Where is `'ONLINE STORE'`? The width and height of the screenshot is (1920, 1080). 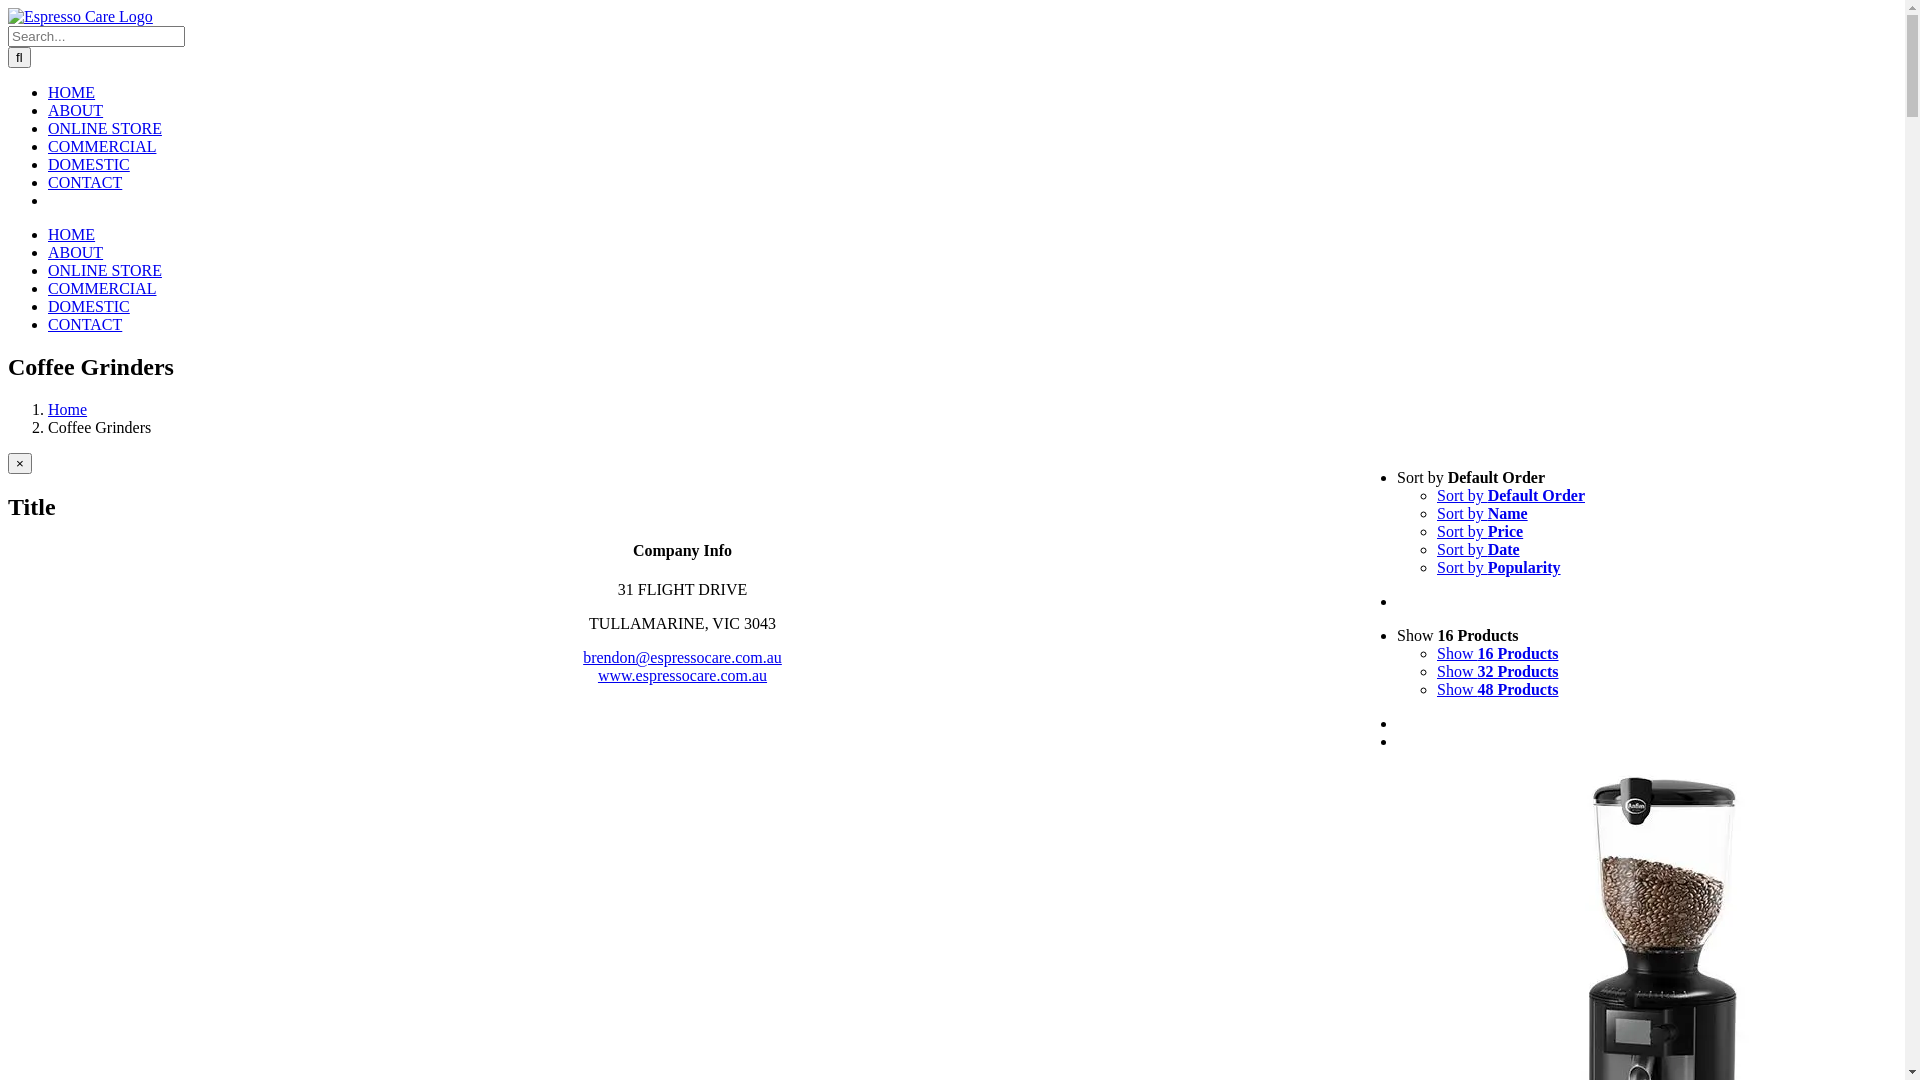 'ONLINE STORE' is located at coordinates (104, 128).